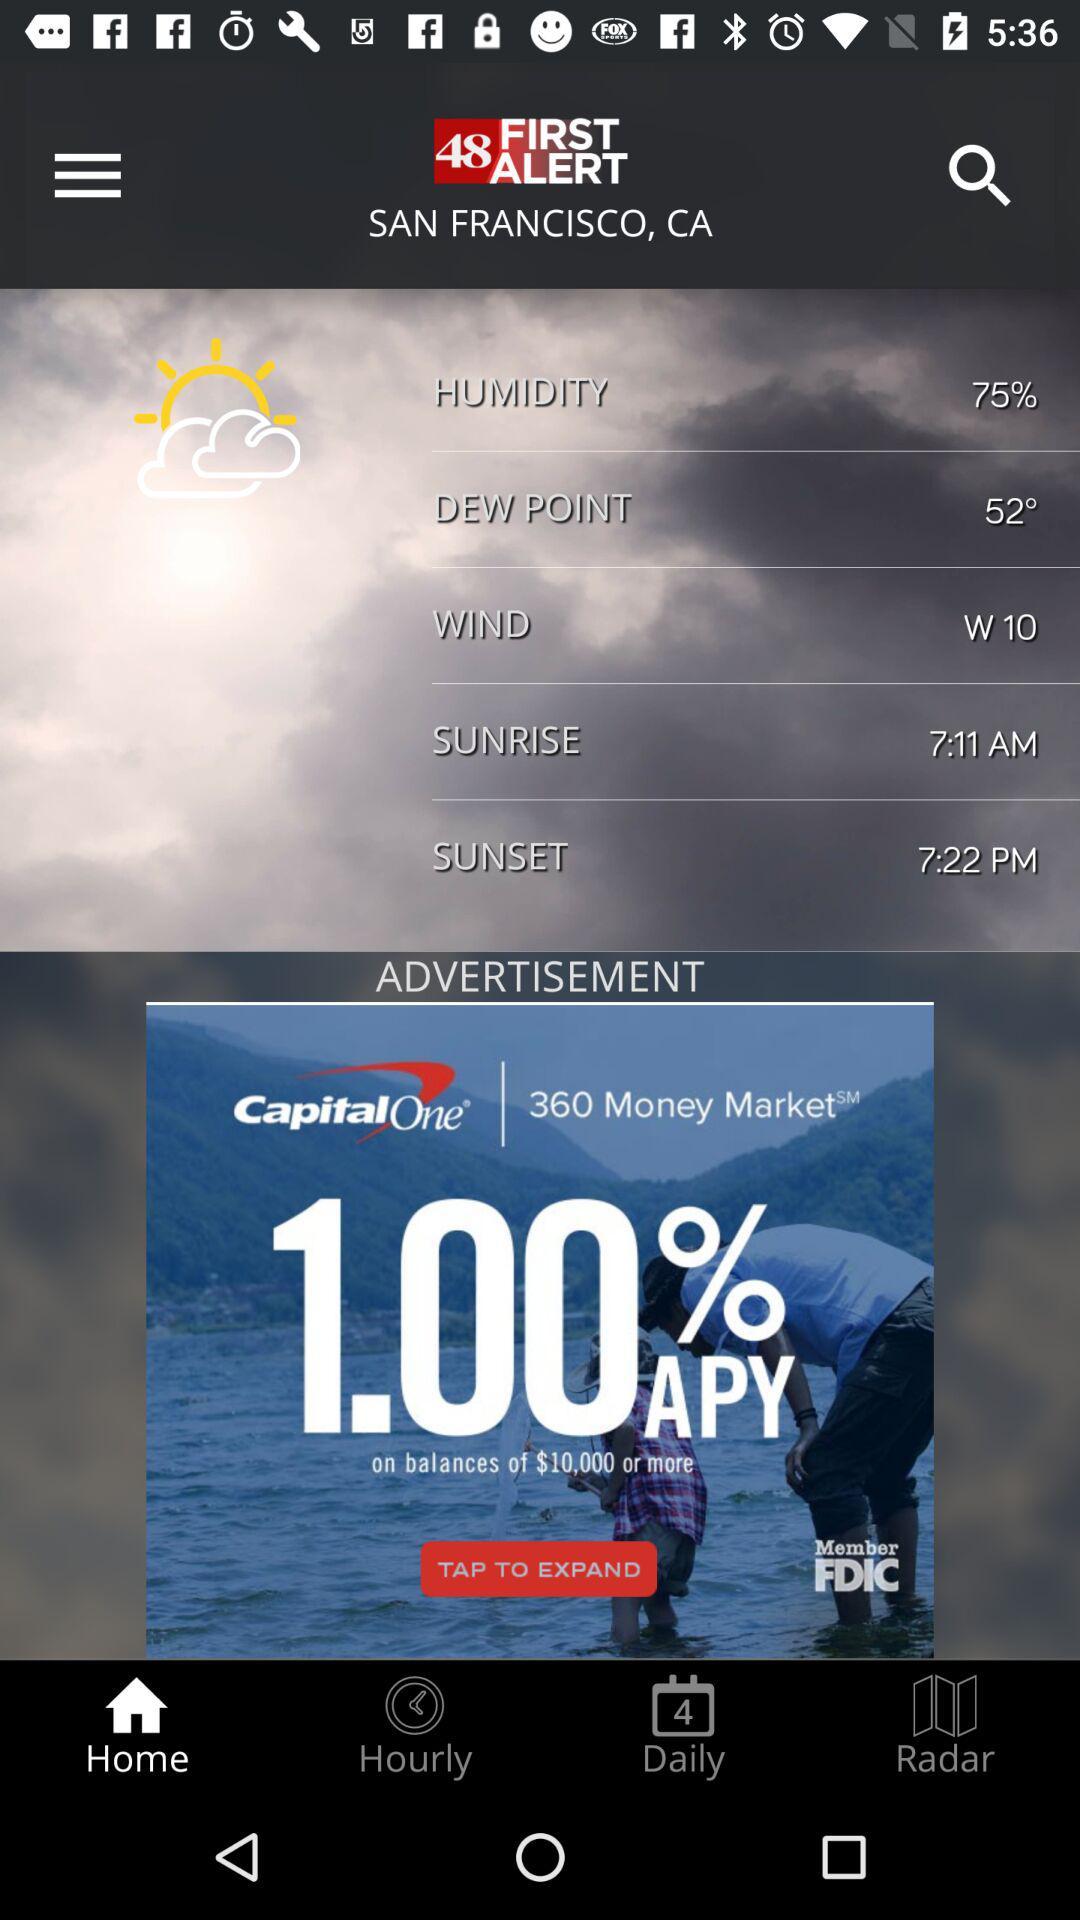  What do you see at coordinates (945, 1726) in the screenshot?
I see `radar` at bounding box center [945, 1726].